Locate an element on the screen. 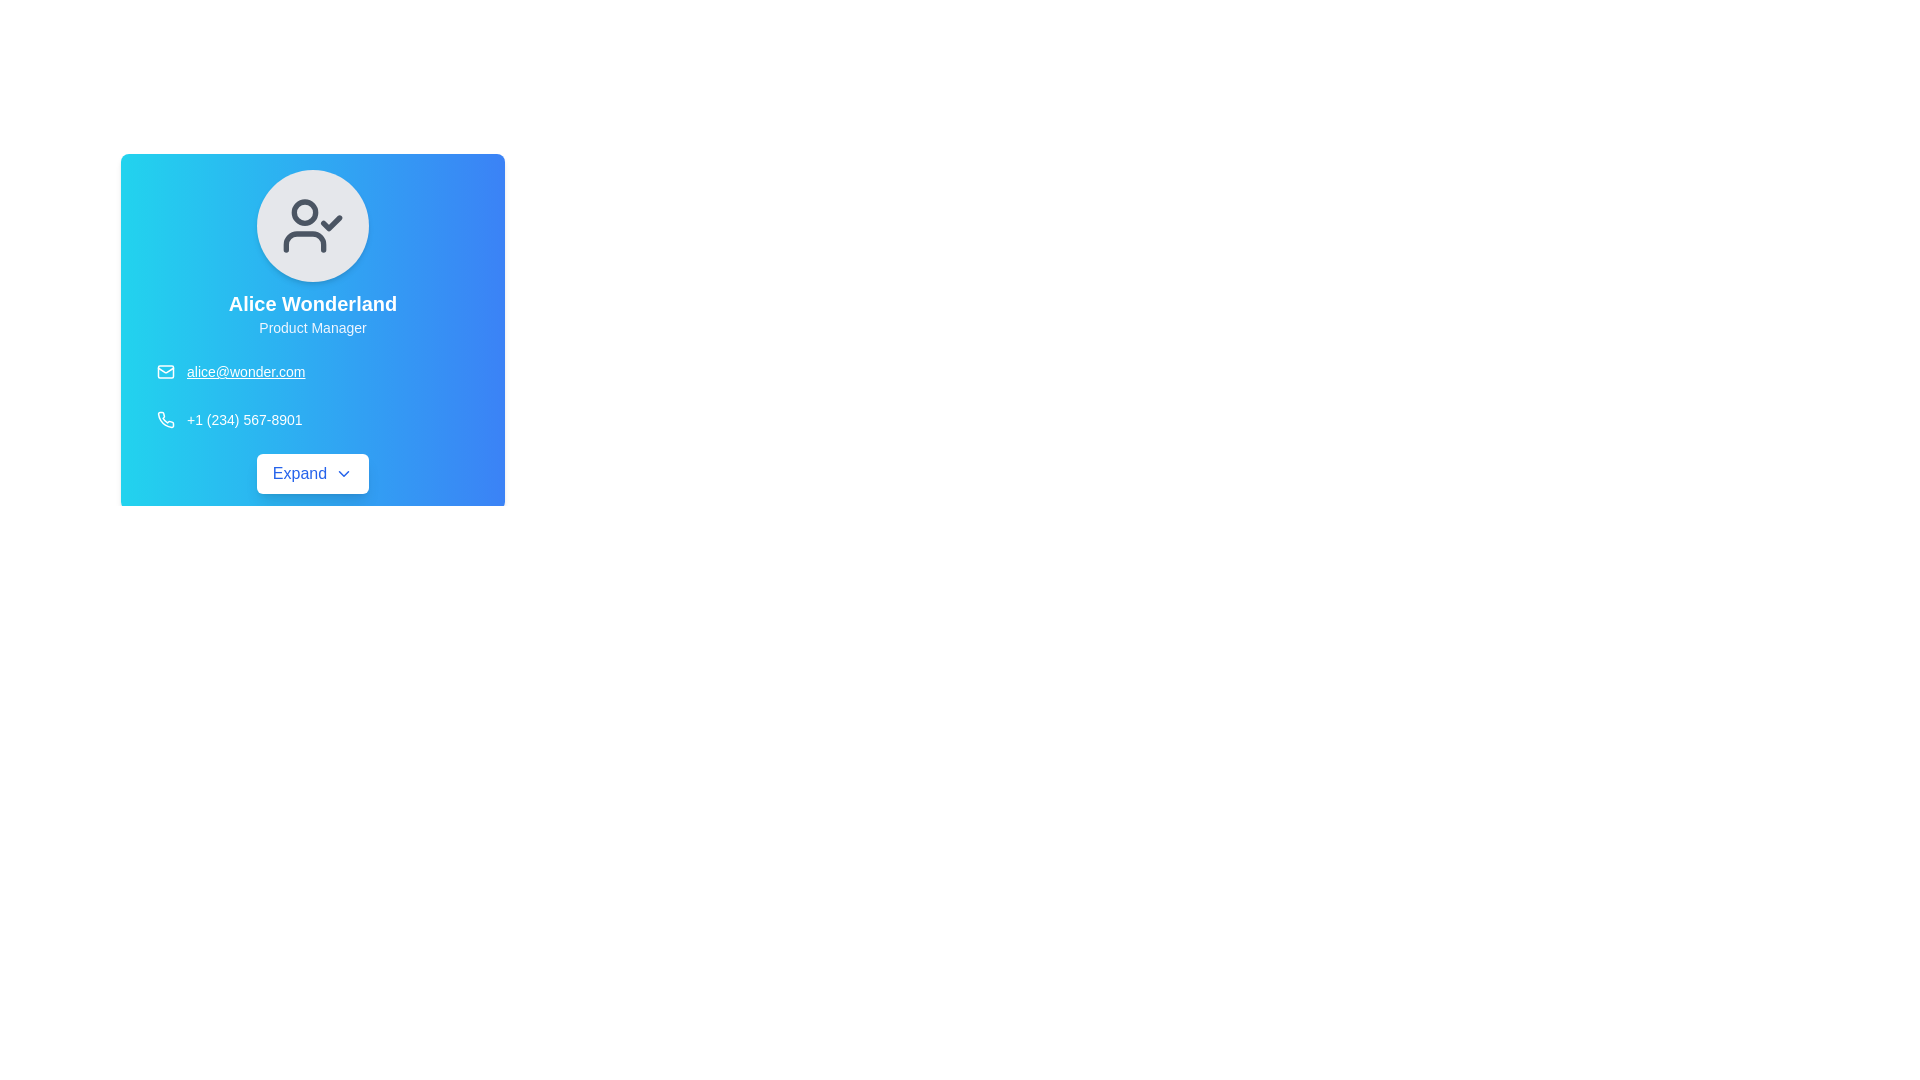 Image resolution: width=1920 pixels, height=1080 pixels. the profile icon or avatar located at the top center of the profile card above the text 'Alice Wonderland' and 'Product Manager' is located at coordinates (311, 225).